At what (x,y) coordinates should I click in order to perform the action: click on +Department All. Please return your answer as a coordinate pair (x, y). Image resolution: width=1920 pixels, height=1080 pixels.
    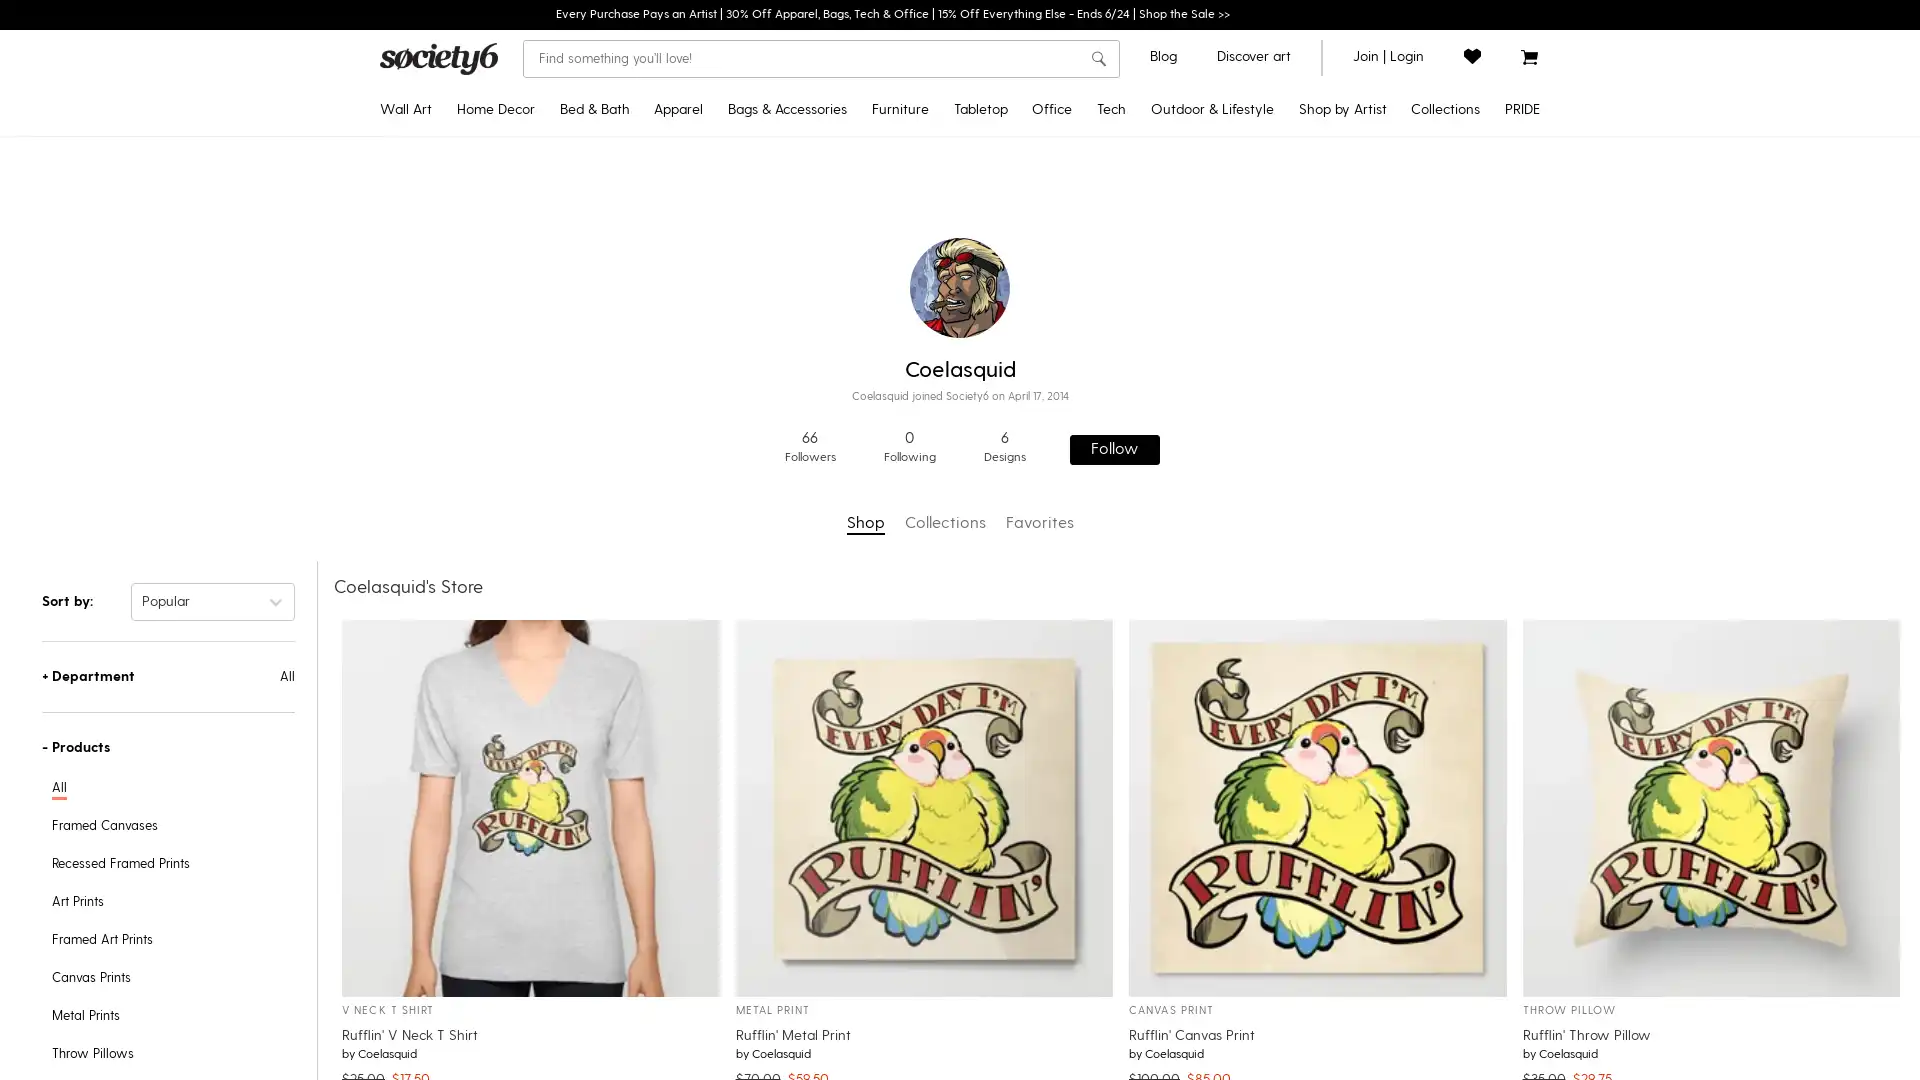
    Looking at the image, I should click on (168, 675).